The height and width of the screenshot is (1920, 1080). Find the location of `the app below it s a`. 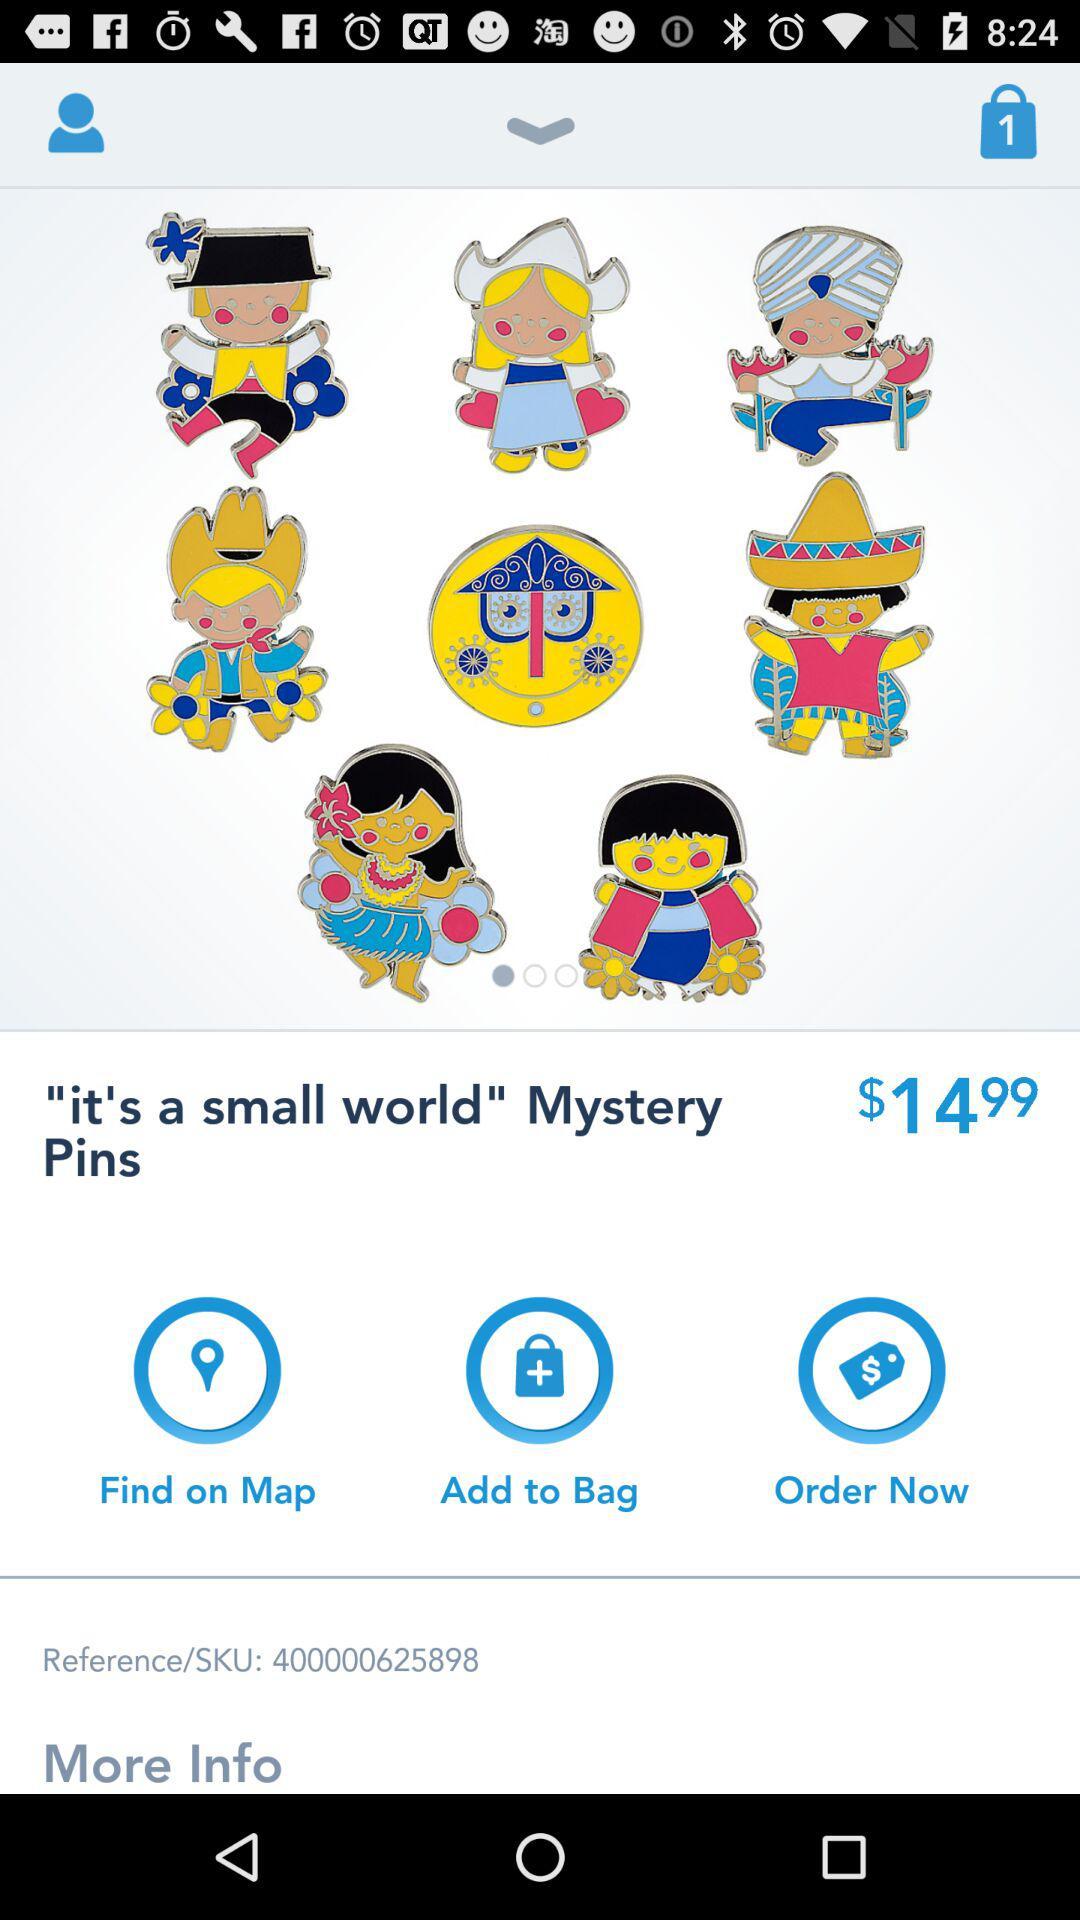

the app below it s a is located at coordinates (870, 1402).